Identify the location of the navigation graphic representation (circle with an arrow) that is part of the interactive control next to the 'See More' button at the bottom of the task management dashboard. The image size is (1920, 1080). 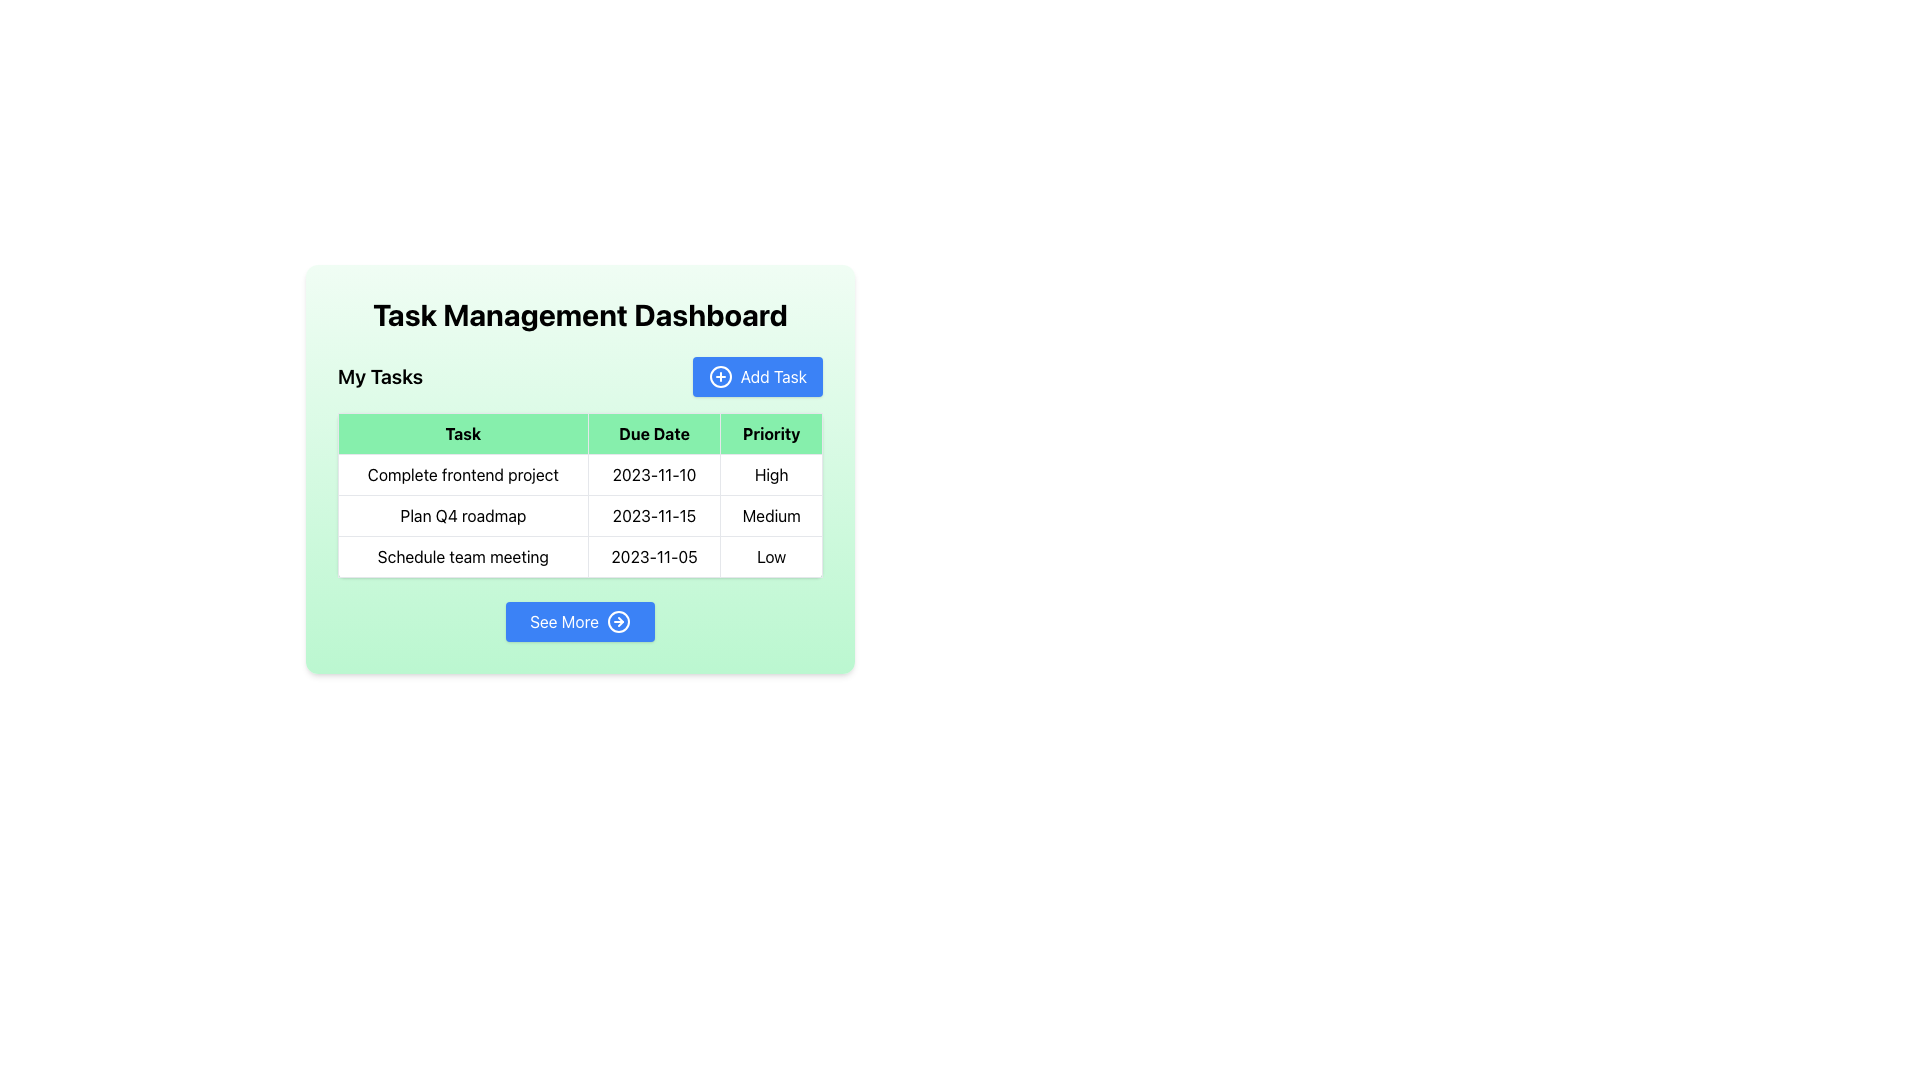
(618, 620).